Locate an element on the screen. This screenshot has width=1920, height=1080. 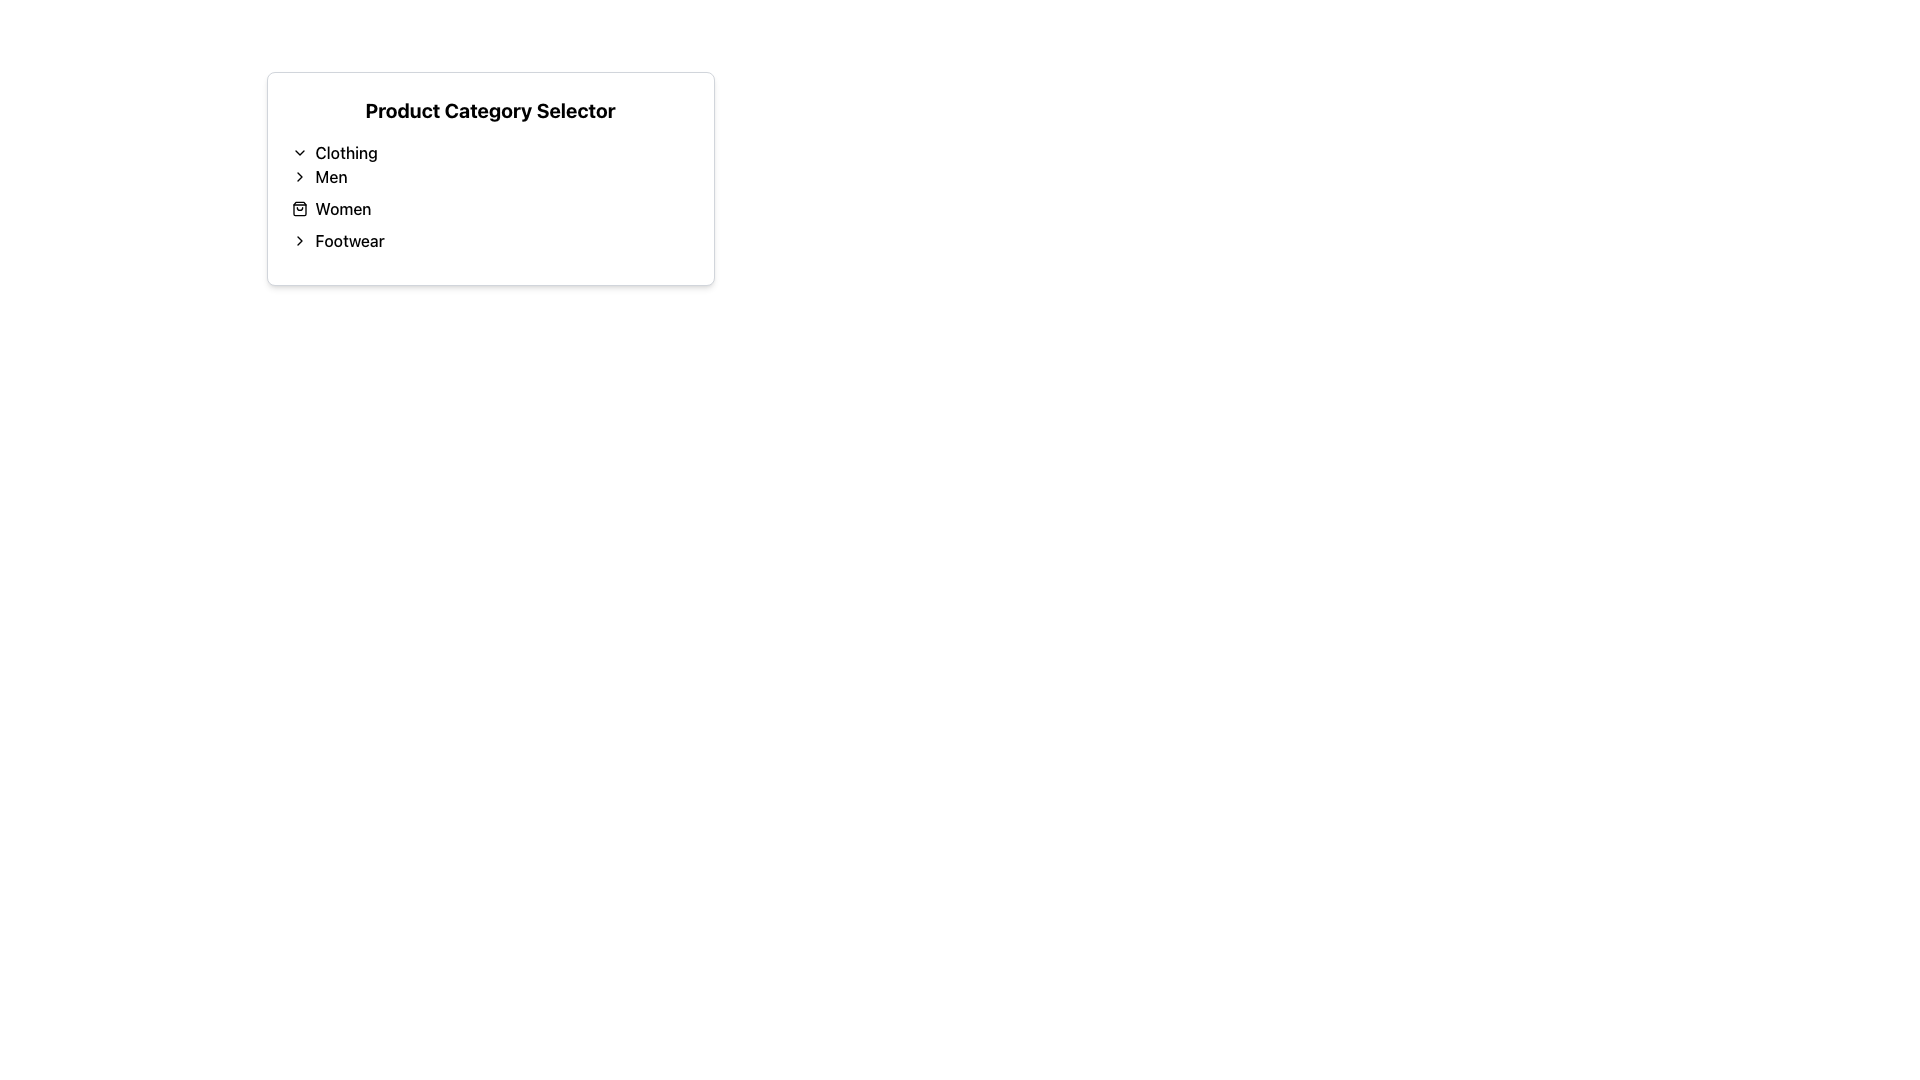
the small chevron-shaped arrow icon pointing to the right, which is located to the left of the text 'Men' and slightly indented under 'Clothing' in the product category selector is located at coordinates (298, 176).